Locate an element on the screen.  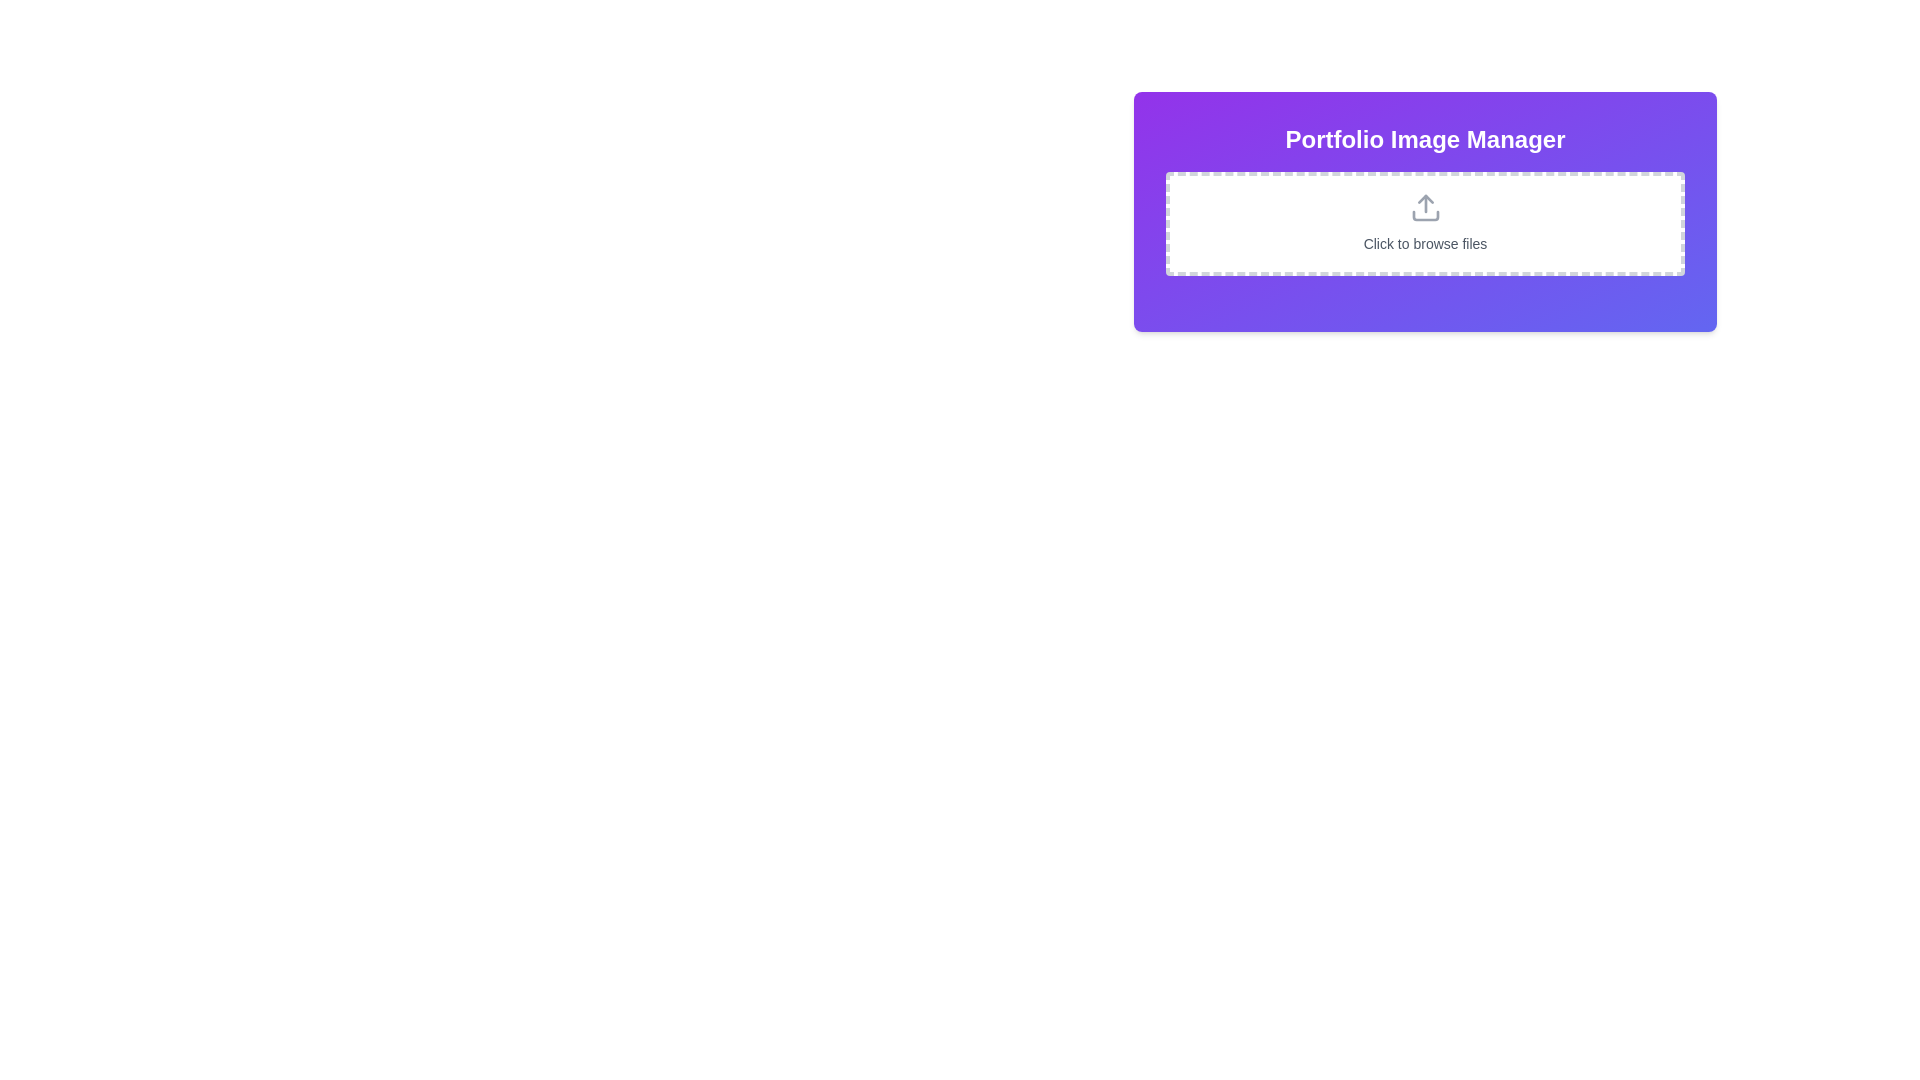
the Interactive upload panel with the text 'Click to browse files' and an upload icon is located at coordinates (1424, 212).